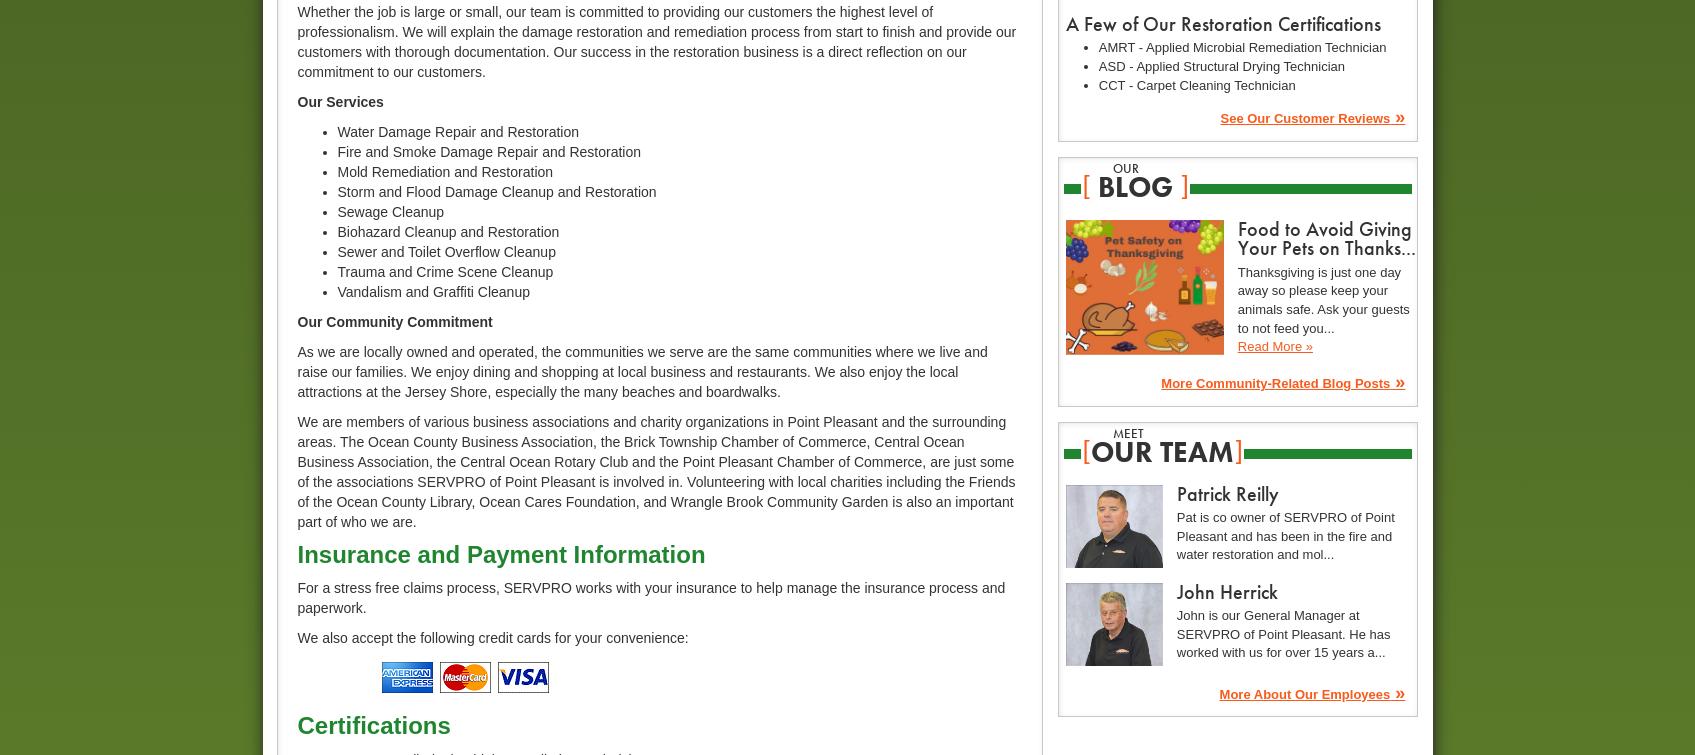  What do you see at coordinates (1304, 692) in the screenshot?
I see `'More About Our Employees'` at bounding box center [1304, 692].